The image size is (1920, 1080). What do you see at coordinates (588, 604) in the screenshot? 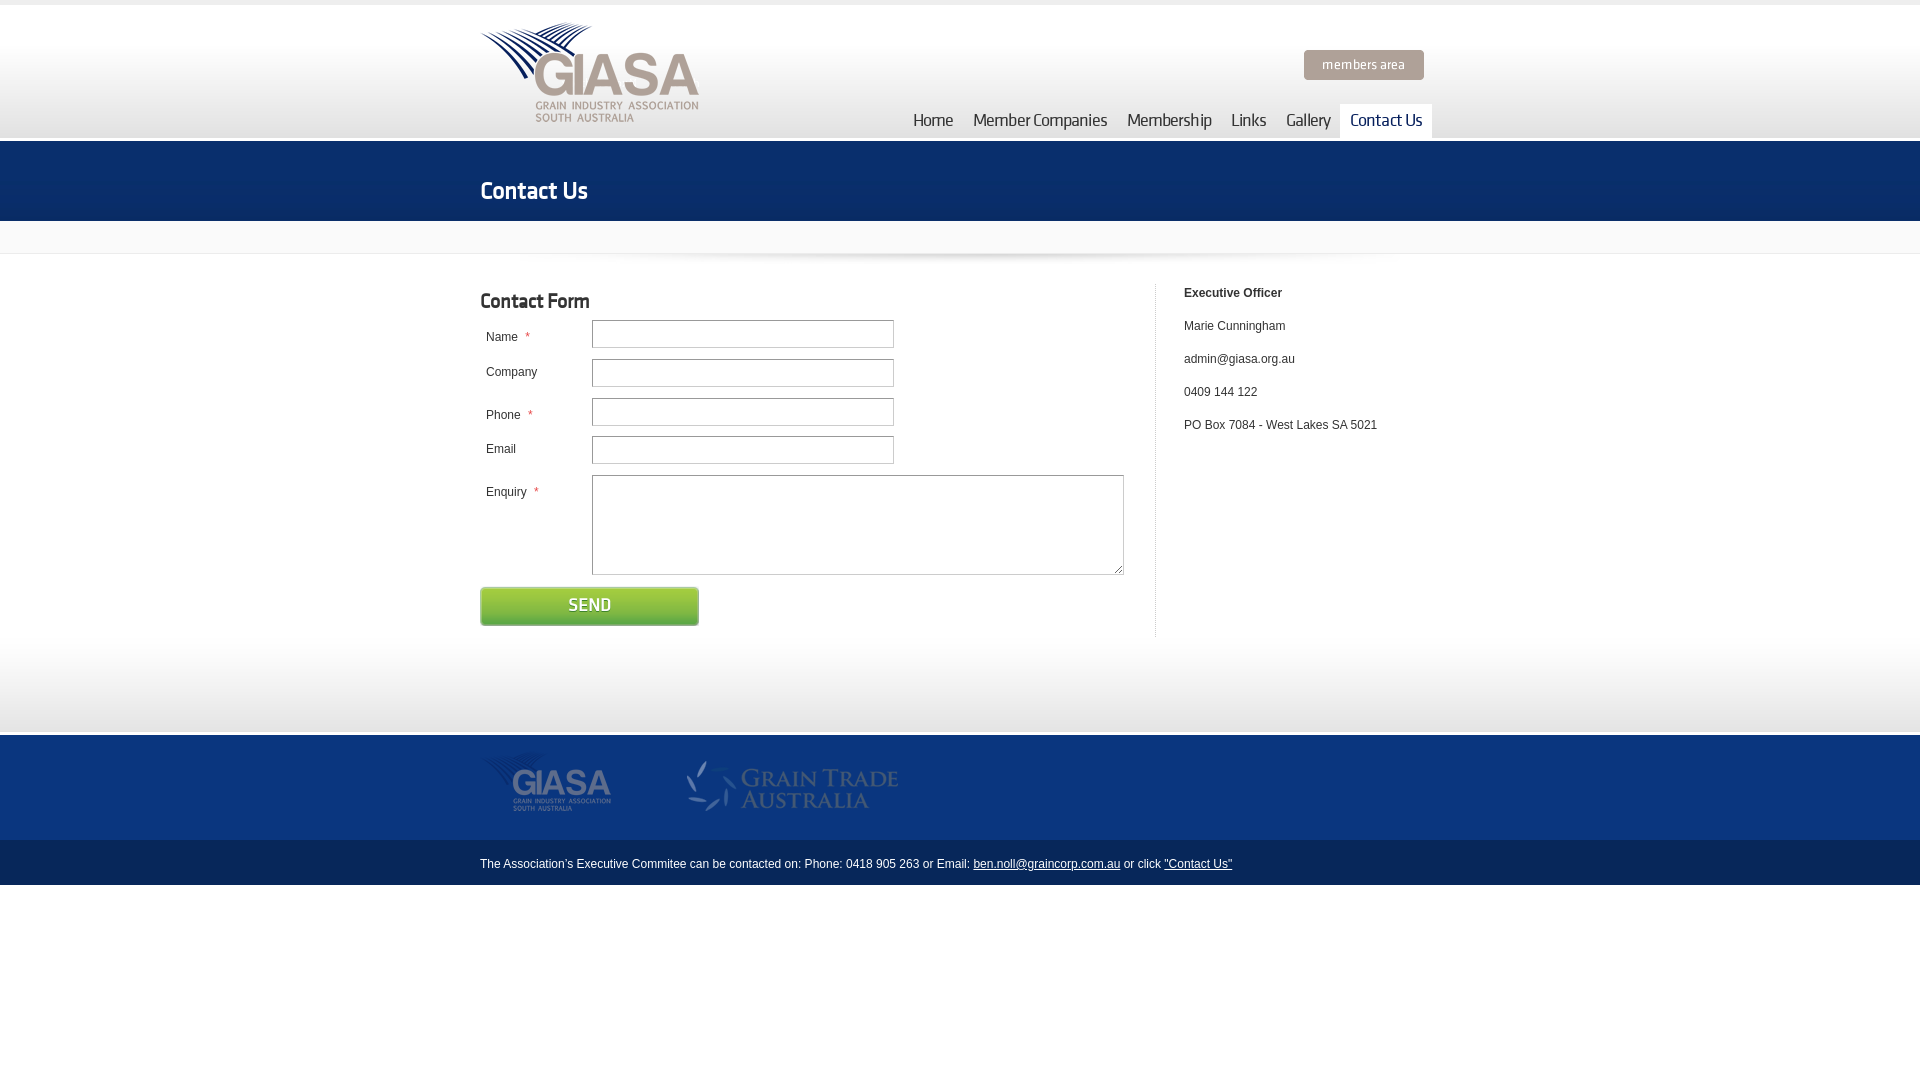
I see `'SEND'` at bounding box center [588, 604].